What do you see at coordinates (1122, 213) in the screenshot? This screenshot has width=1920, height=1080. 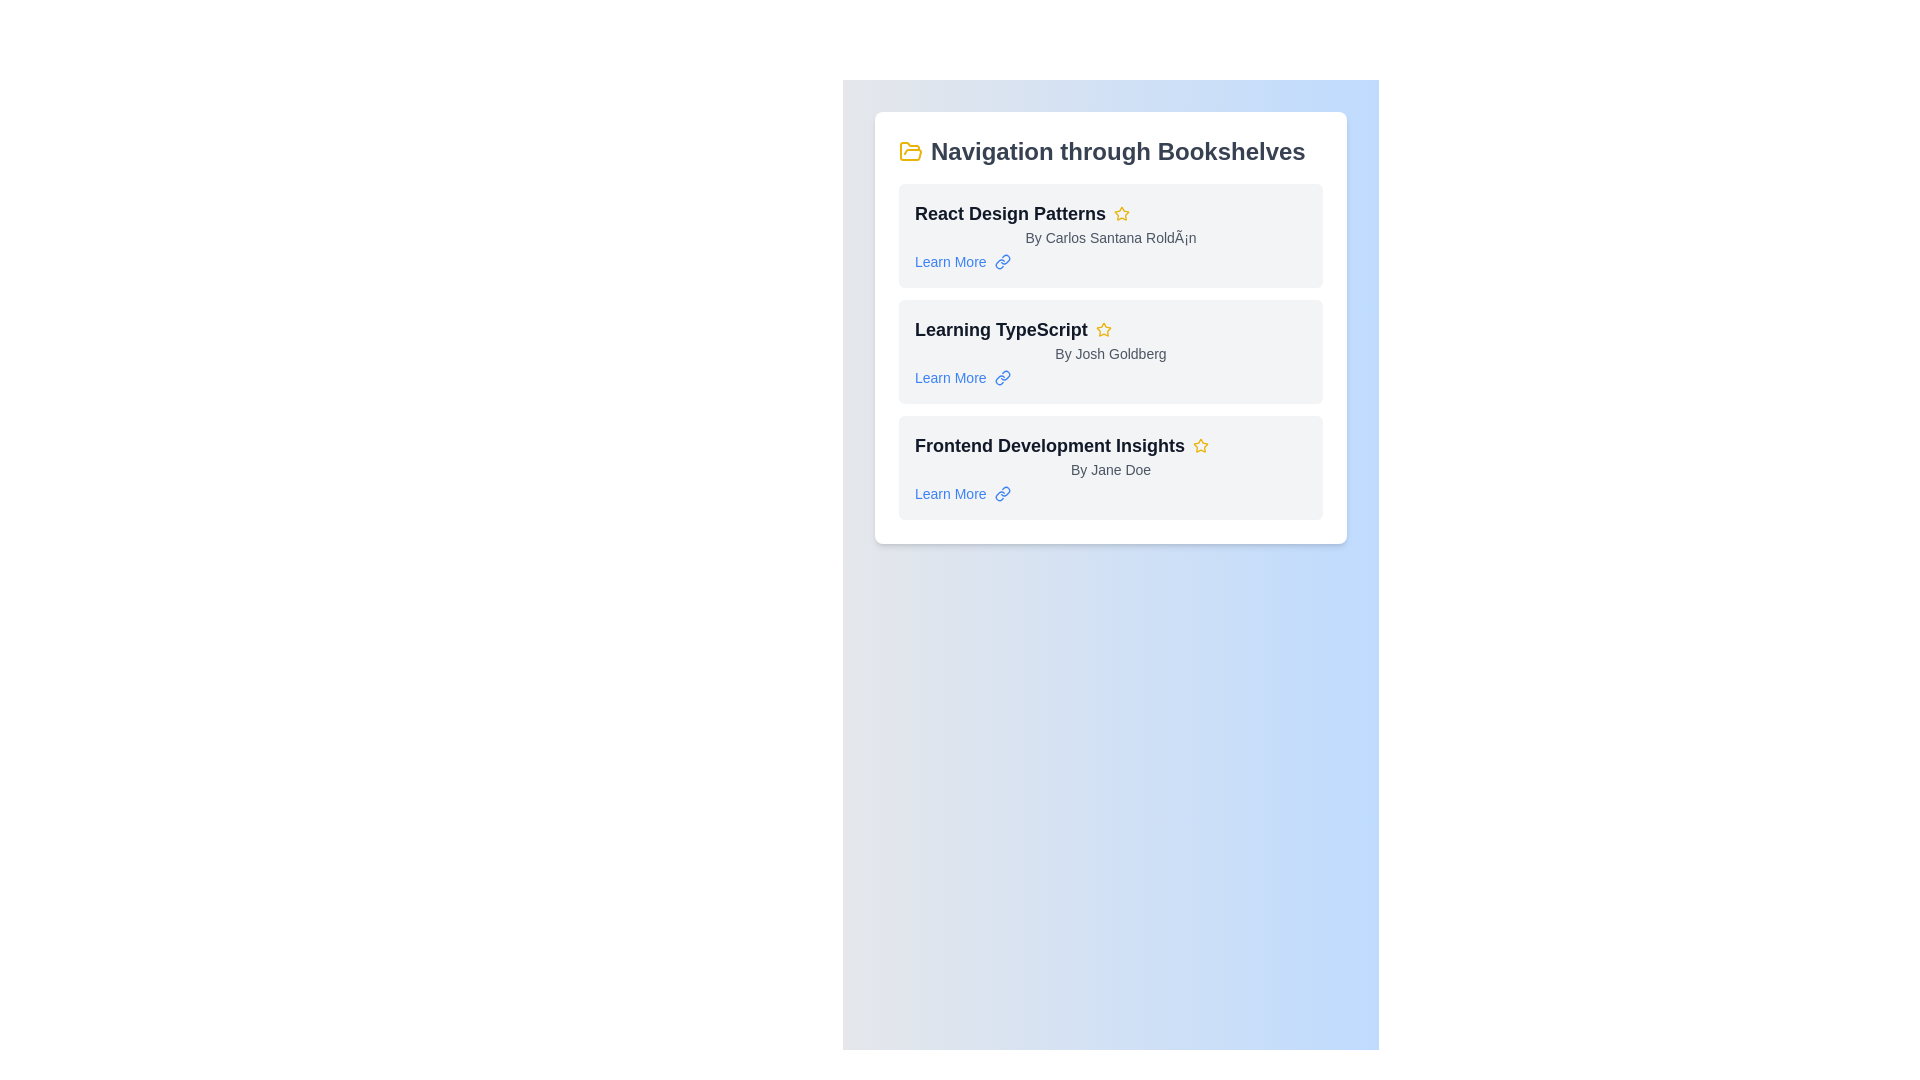 I see `the yellow star icon located to the right of the text 'React Design Patterns', which is the first list item in a vertical group of book entries` at bounding box center [1122, 213].